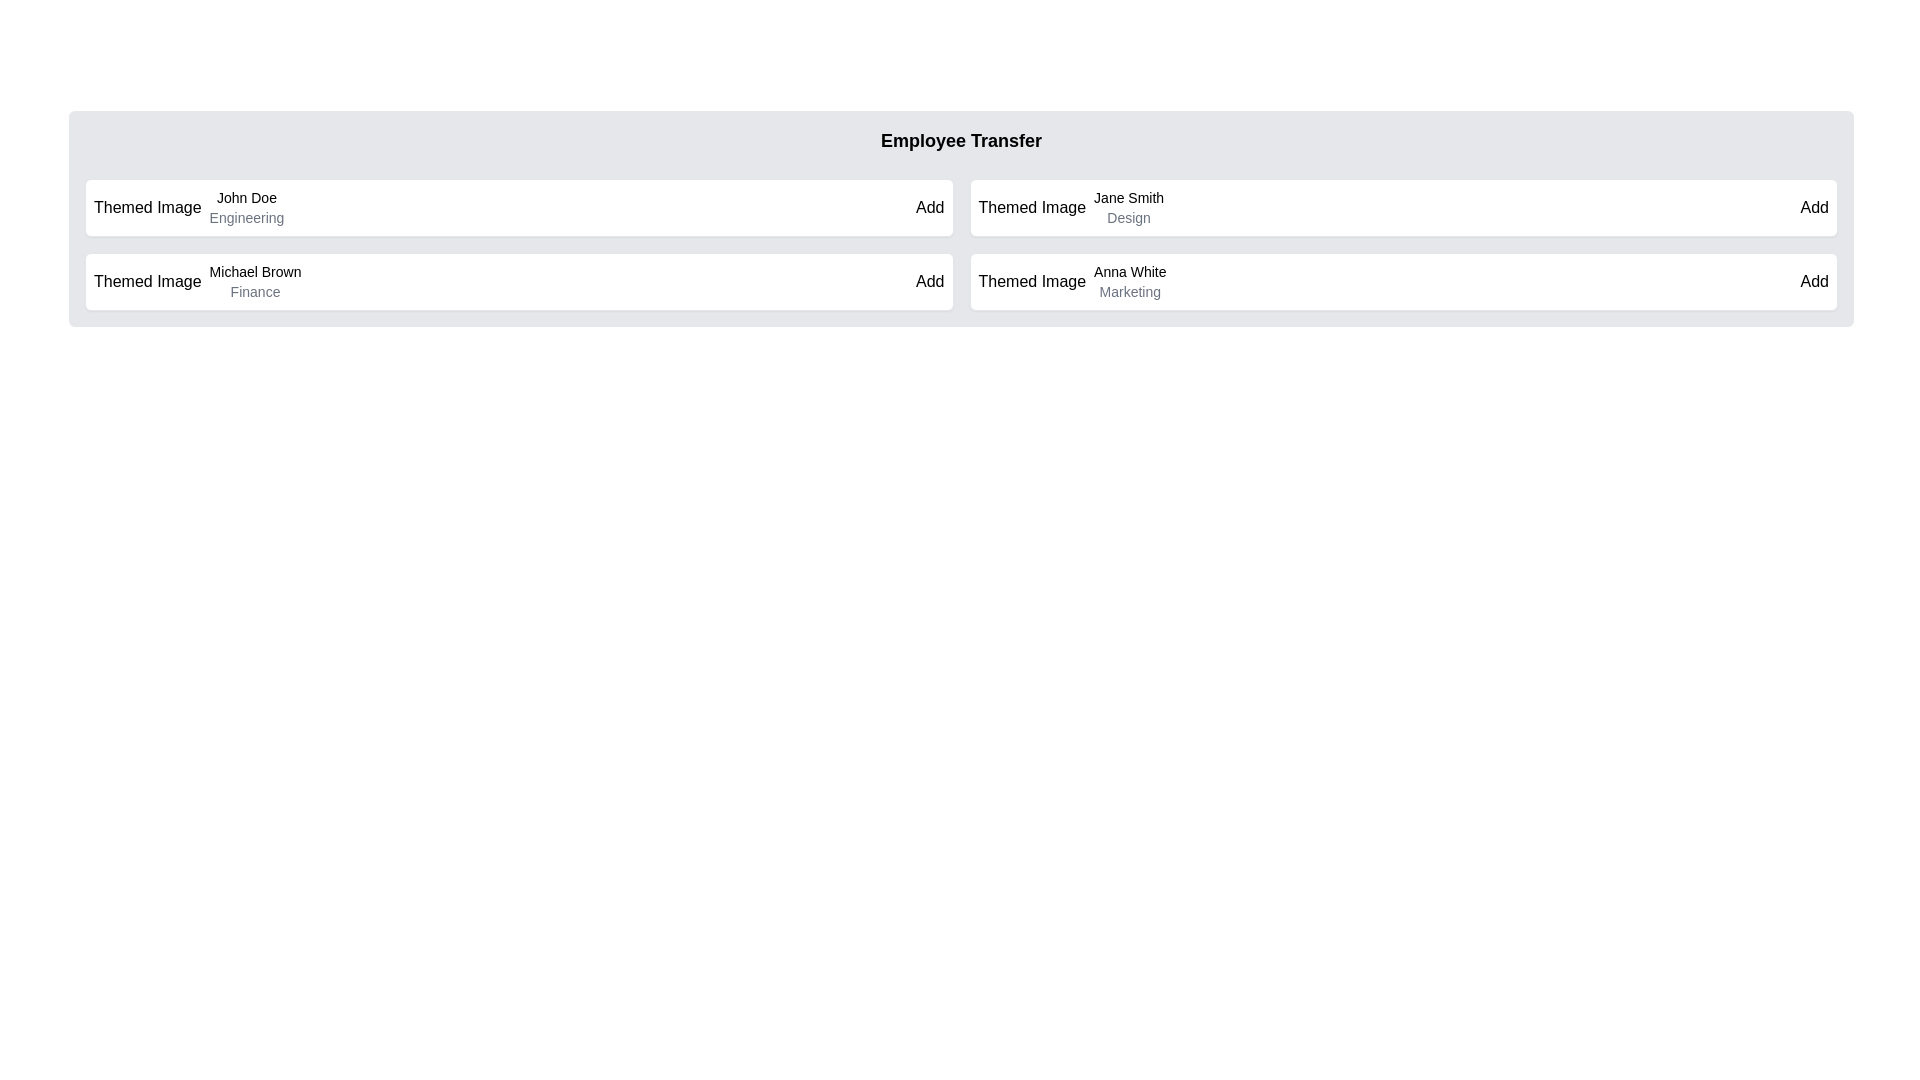 The height and width of the screenshot is (1080, 1920). What do you see at coordinates (1129, 197) in the screenshot?
I see `text label 'Jane Smith' which is prominently styled and positioned above the text labeled 'Design' in the profile information section under 'Employee Transfer'` at bounding box center [1129, 197].